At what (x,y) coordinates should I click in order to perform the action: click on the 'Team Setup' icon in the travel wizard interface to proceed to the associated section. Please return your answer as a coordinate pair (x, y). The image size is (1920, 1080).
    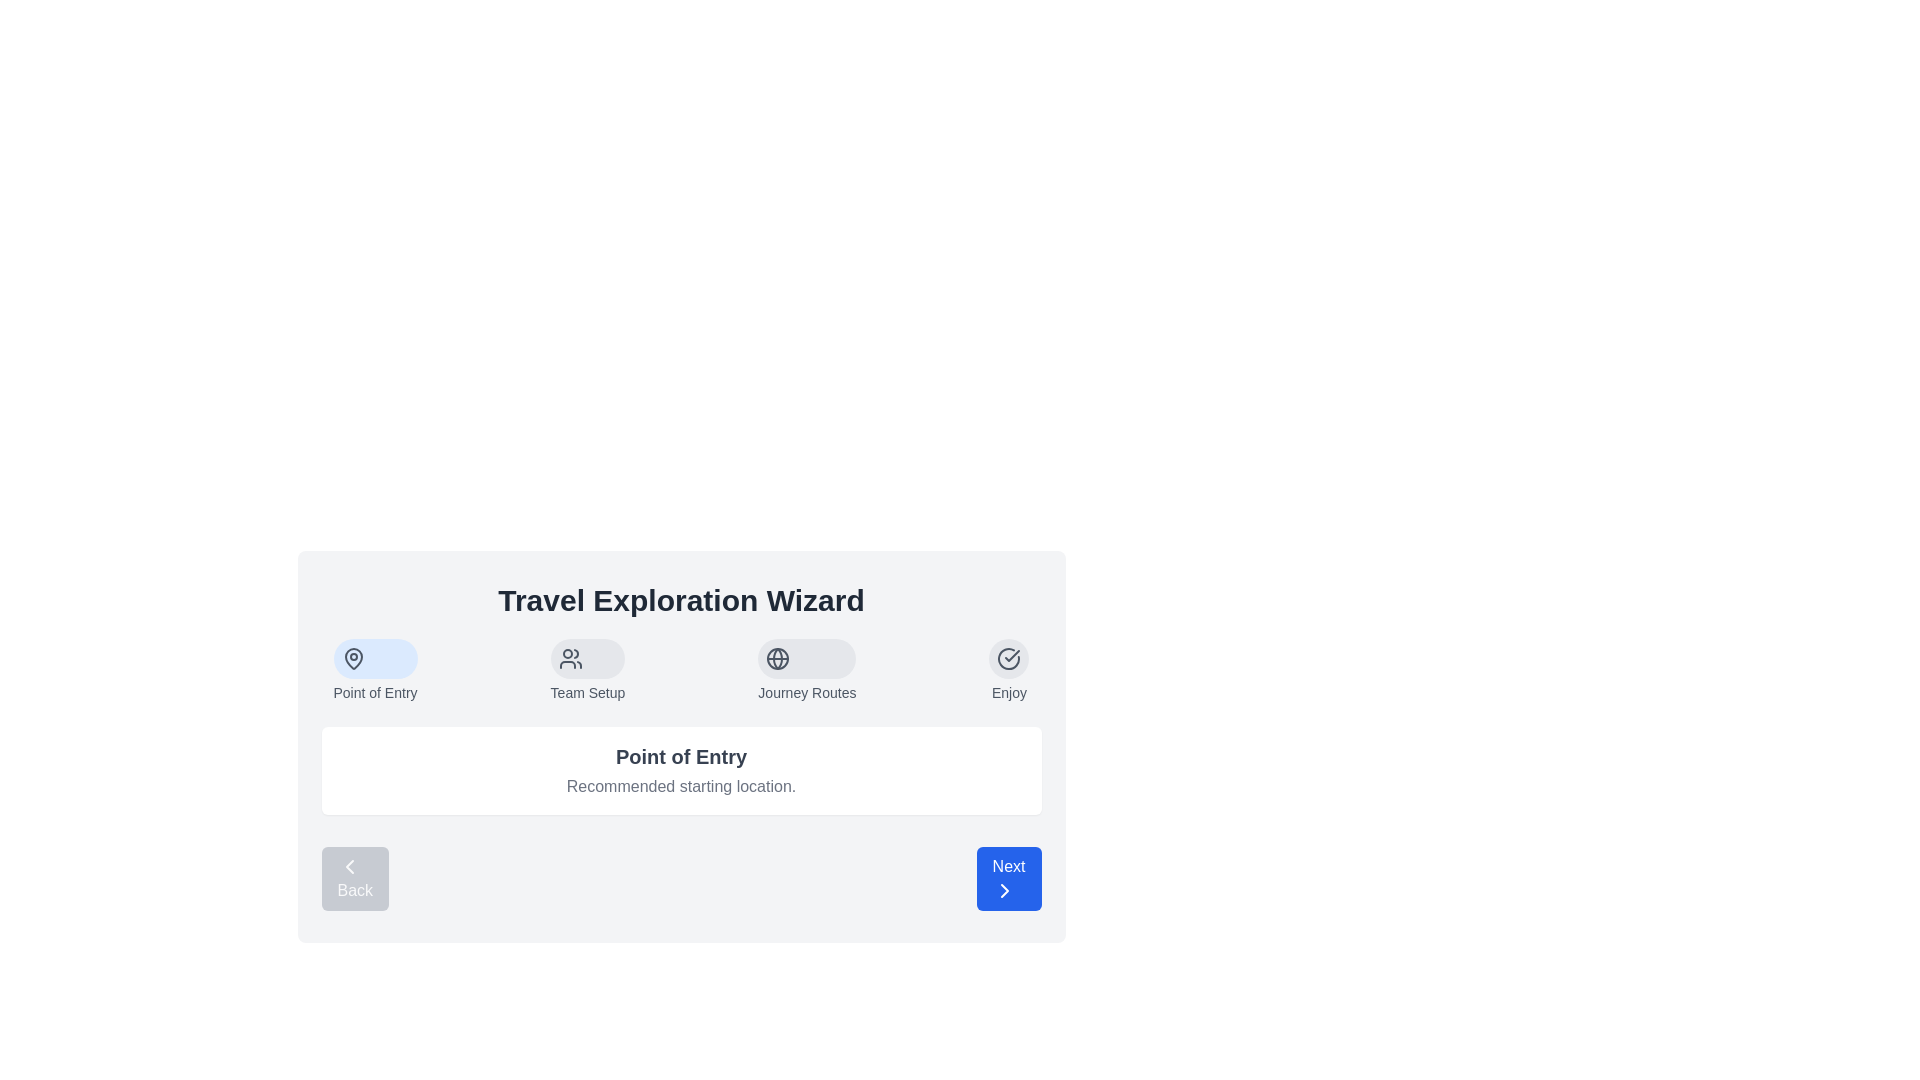
    Looking at the image, I should click on (569, 659).